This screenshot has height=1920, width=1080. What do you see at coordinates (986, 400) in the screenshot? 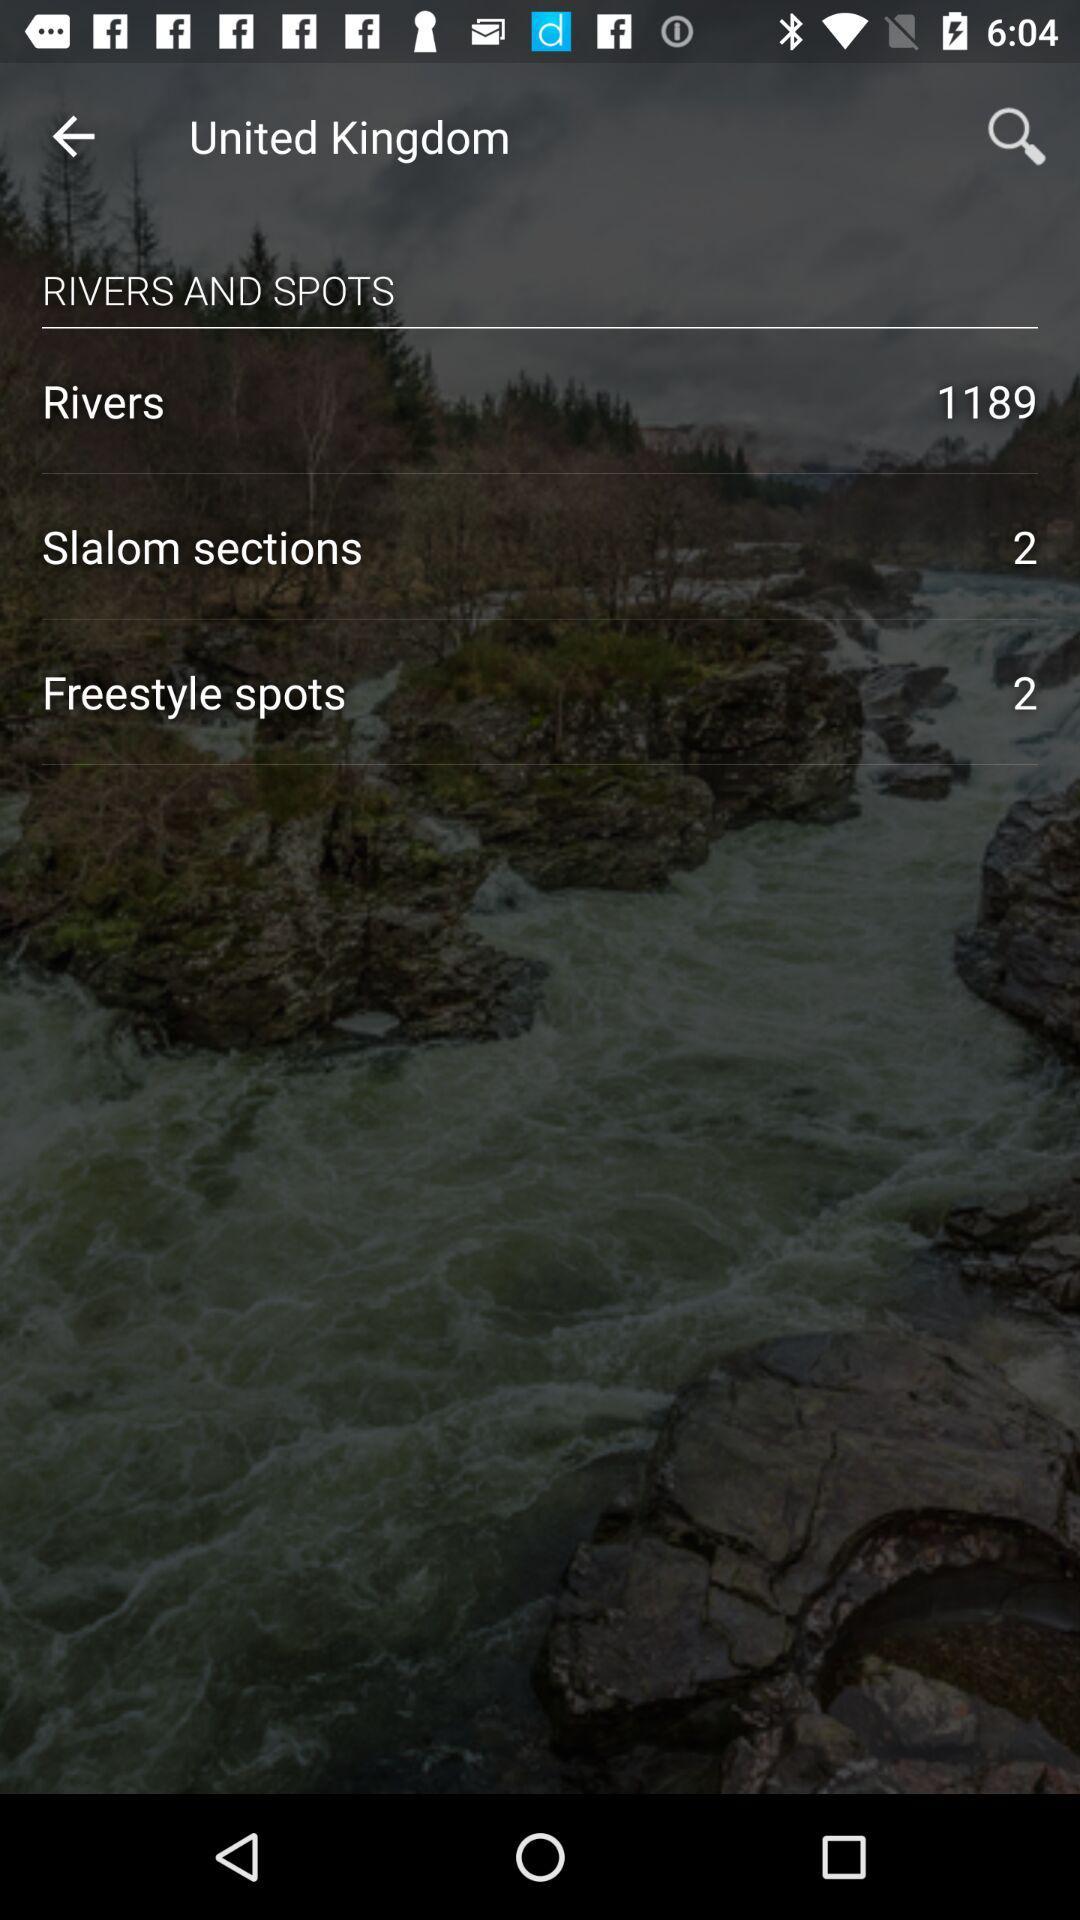
I see `the 1189 item` at bounding box center [986, 400].